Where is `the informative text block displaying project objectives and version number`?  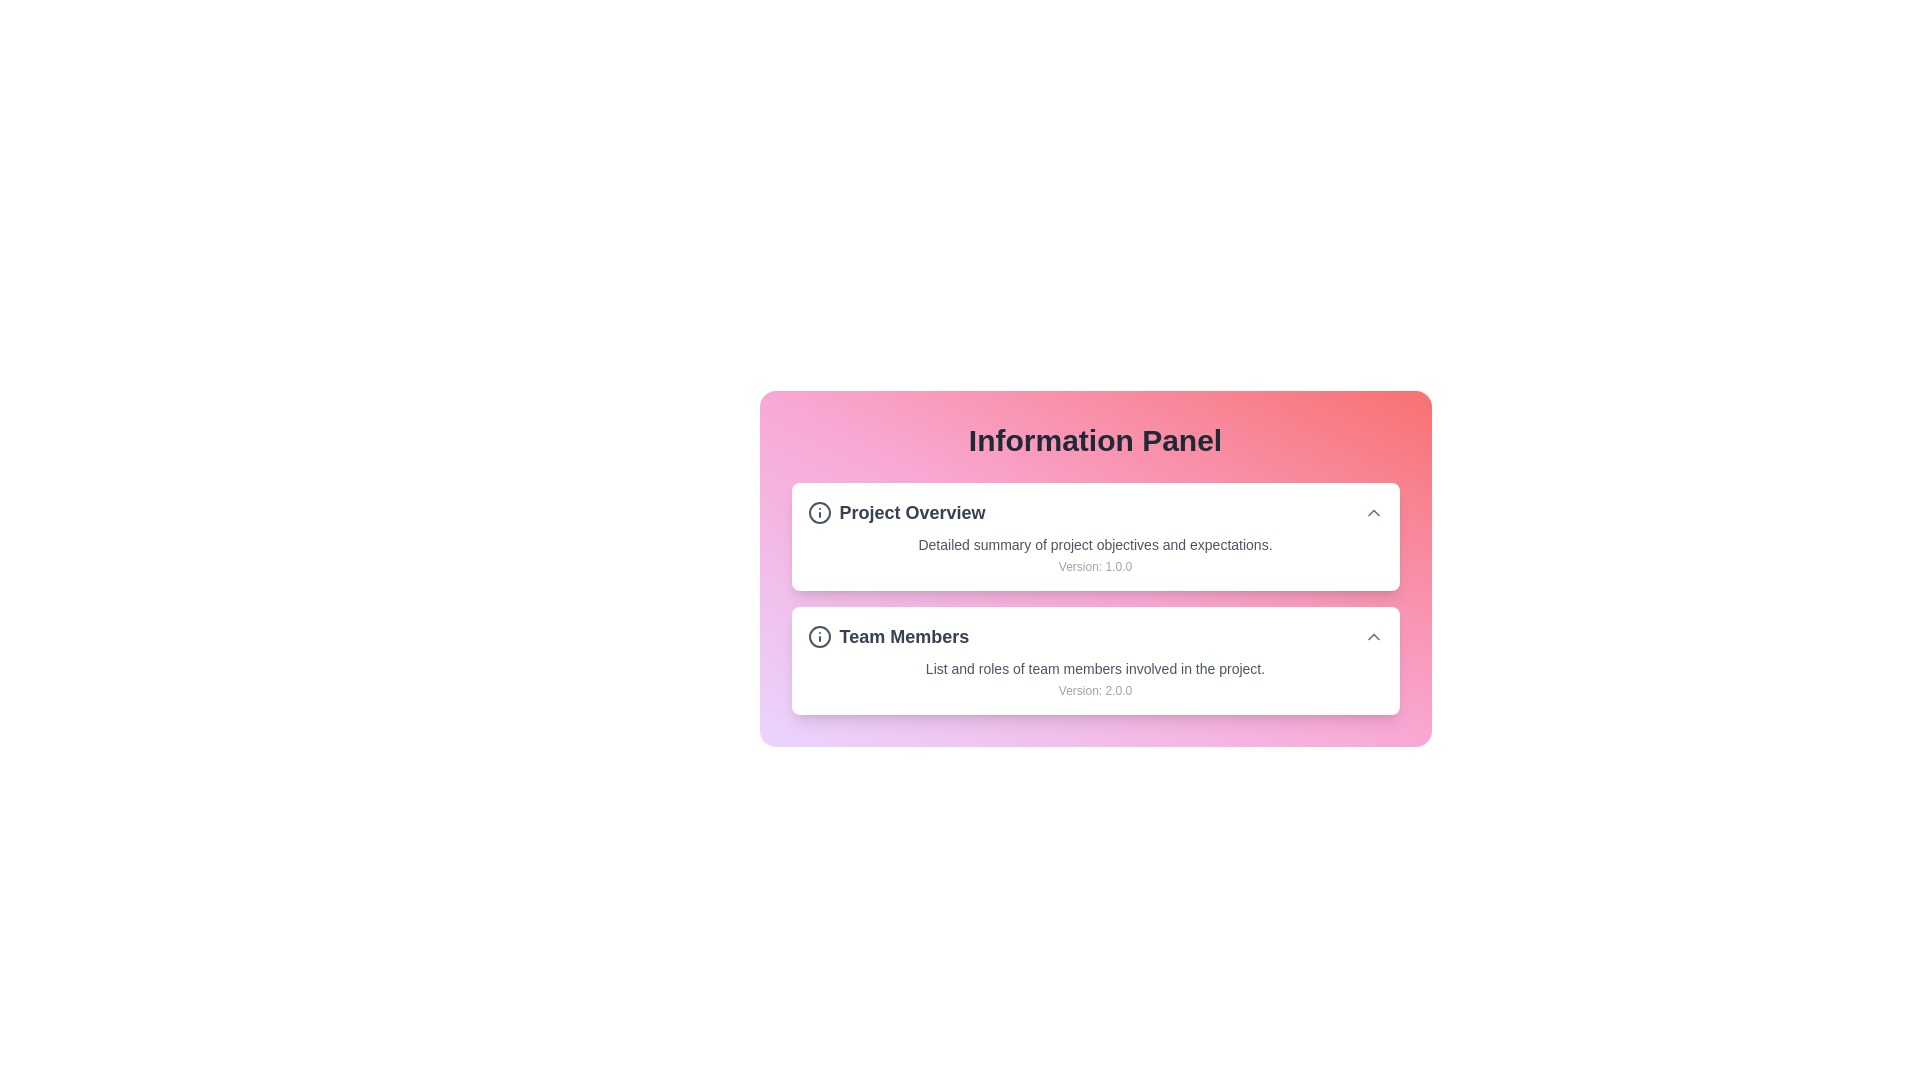 the informative text block displaying project objectives and version number is located at coordinates (1094, 555).